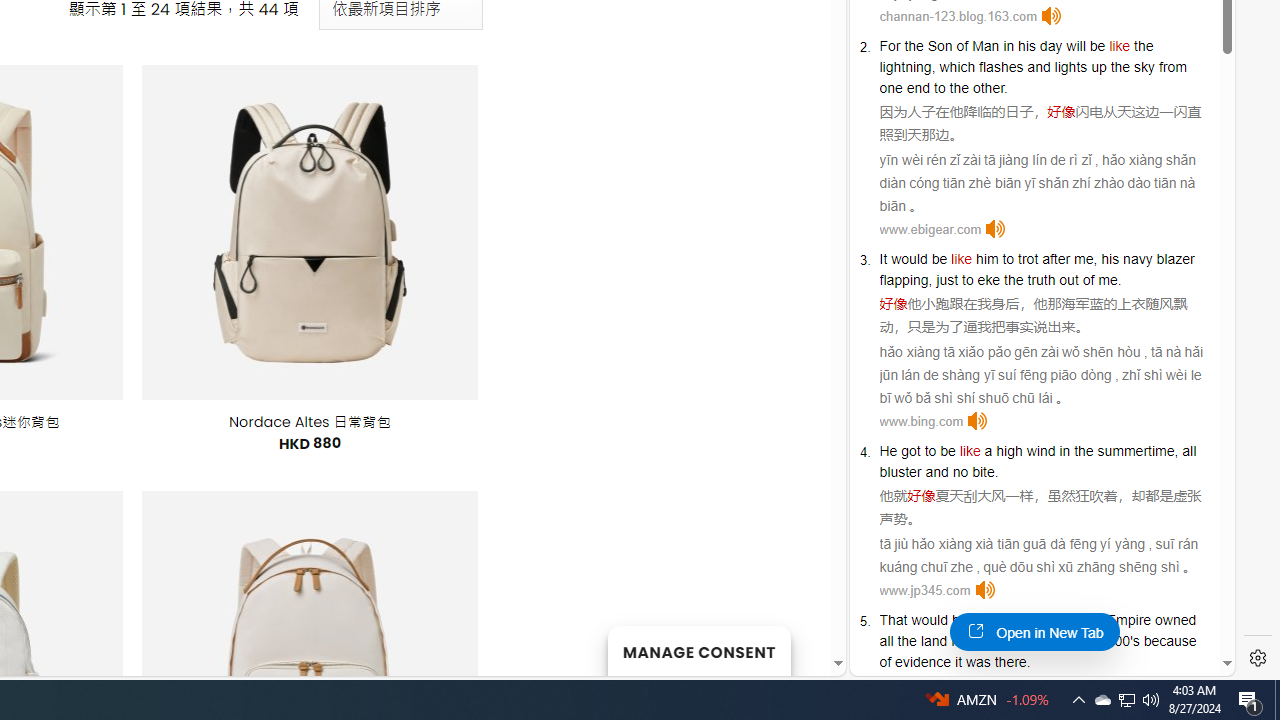  I want to click on 'evidence', so click(922, 662).